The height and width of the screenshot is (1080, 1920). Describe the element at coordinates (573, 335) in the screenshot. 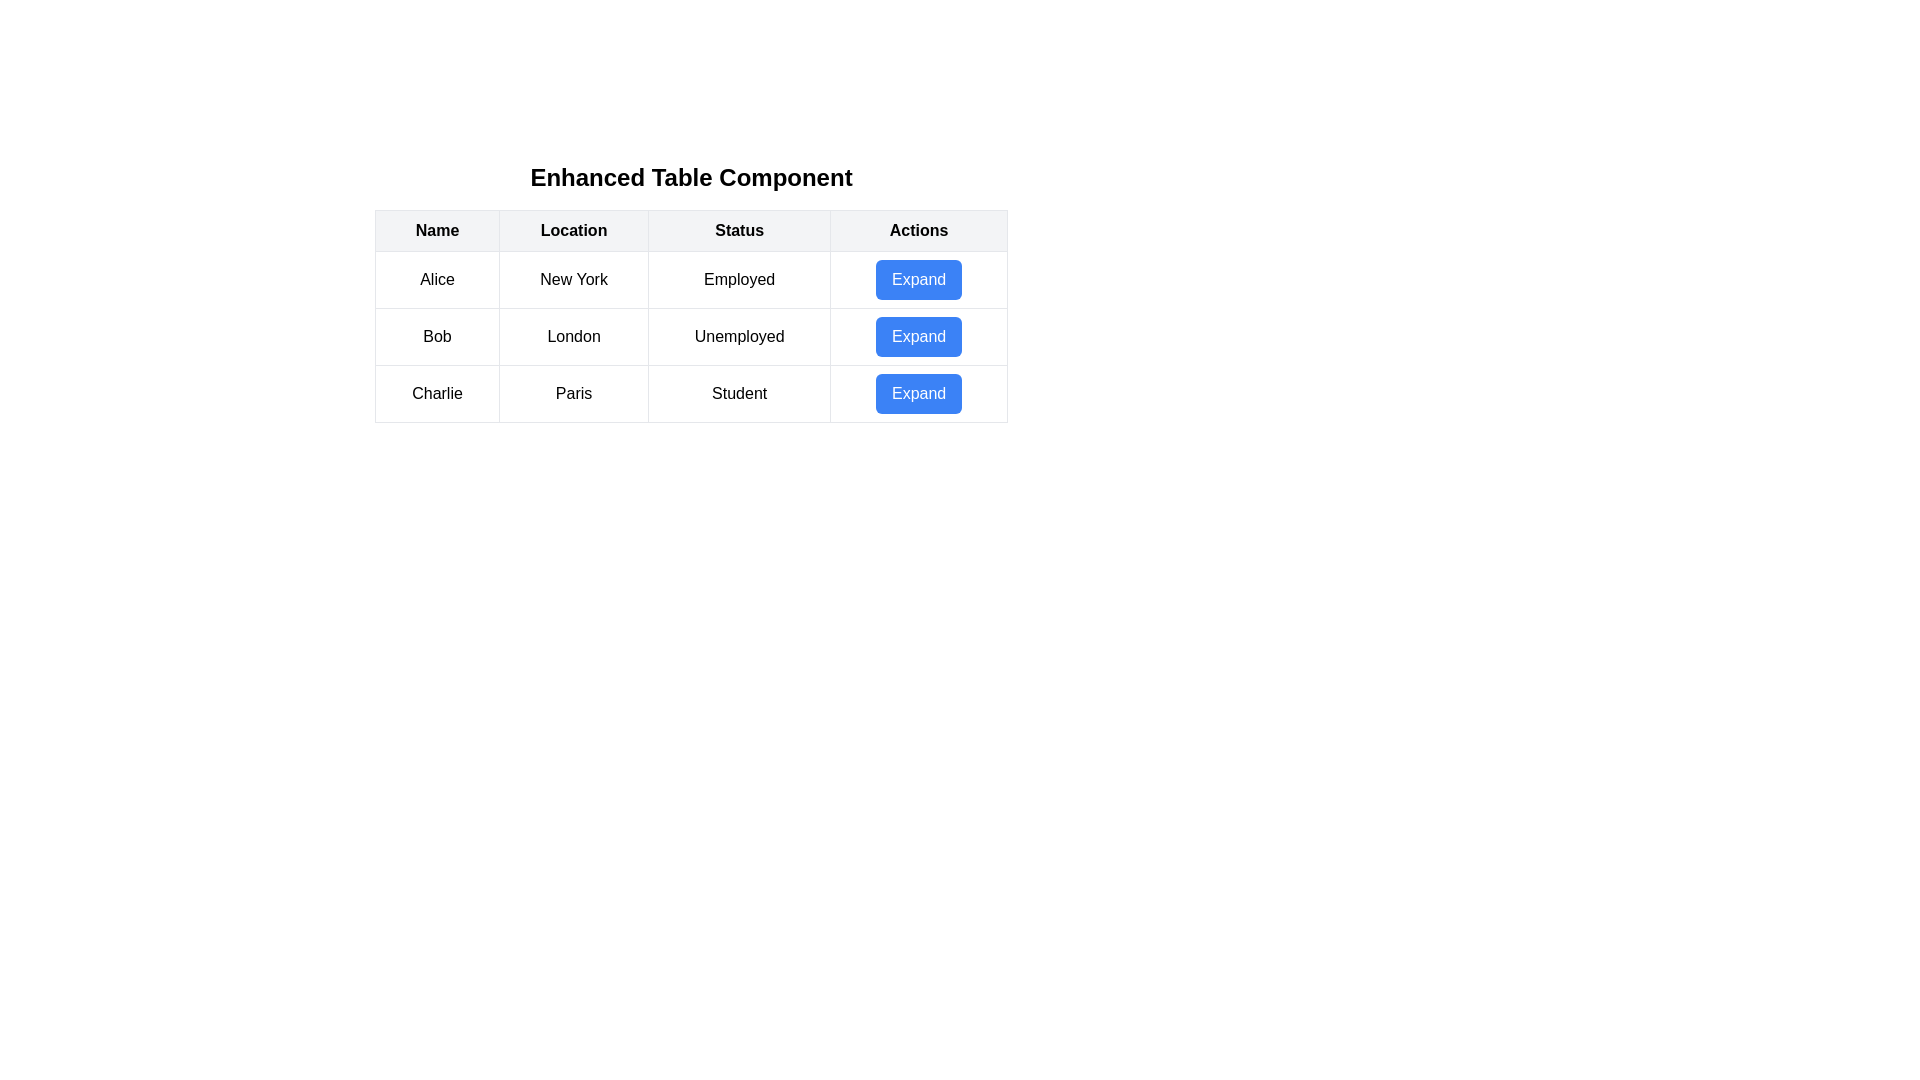

I see `text 'London' from the table cell located in the second column of the second row under the header 'Location'` at that location.